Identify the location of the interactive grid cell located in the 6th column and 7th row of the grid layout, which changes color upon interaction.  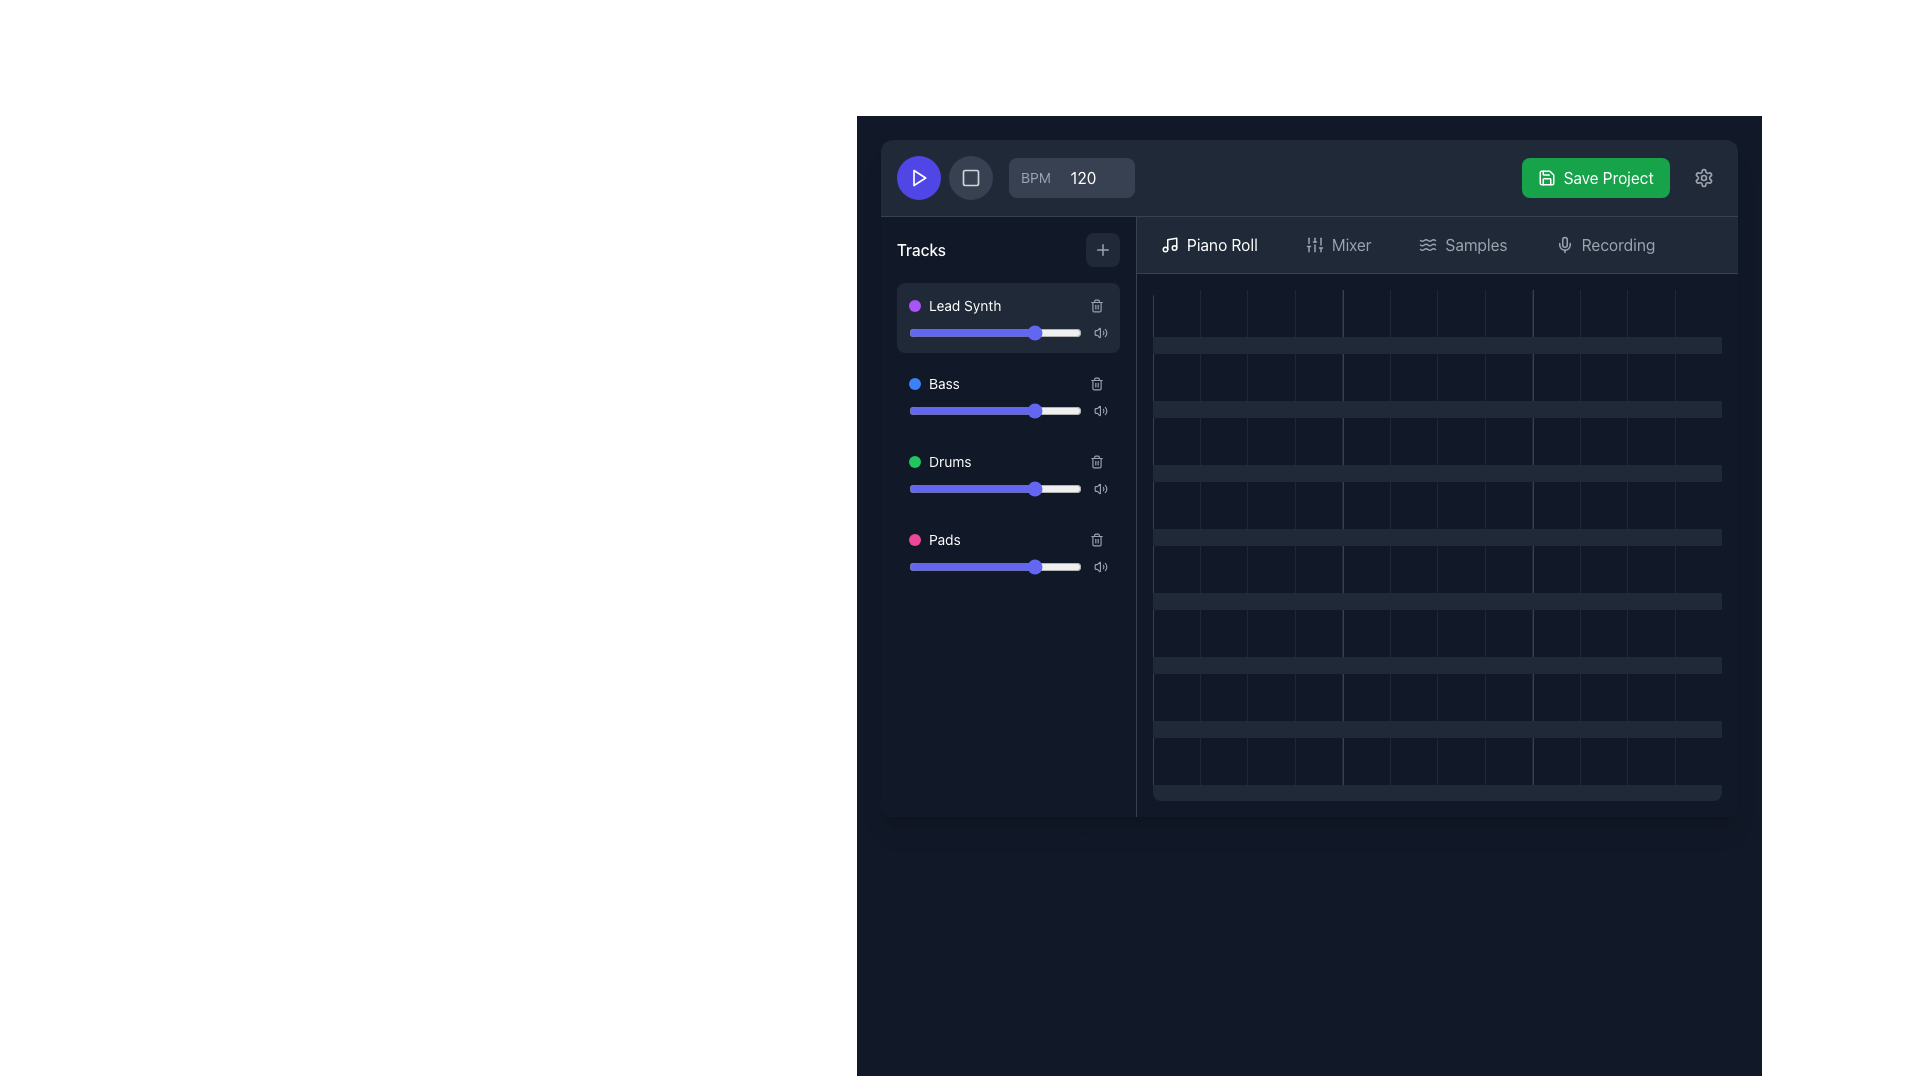
(1461, 696).